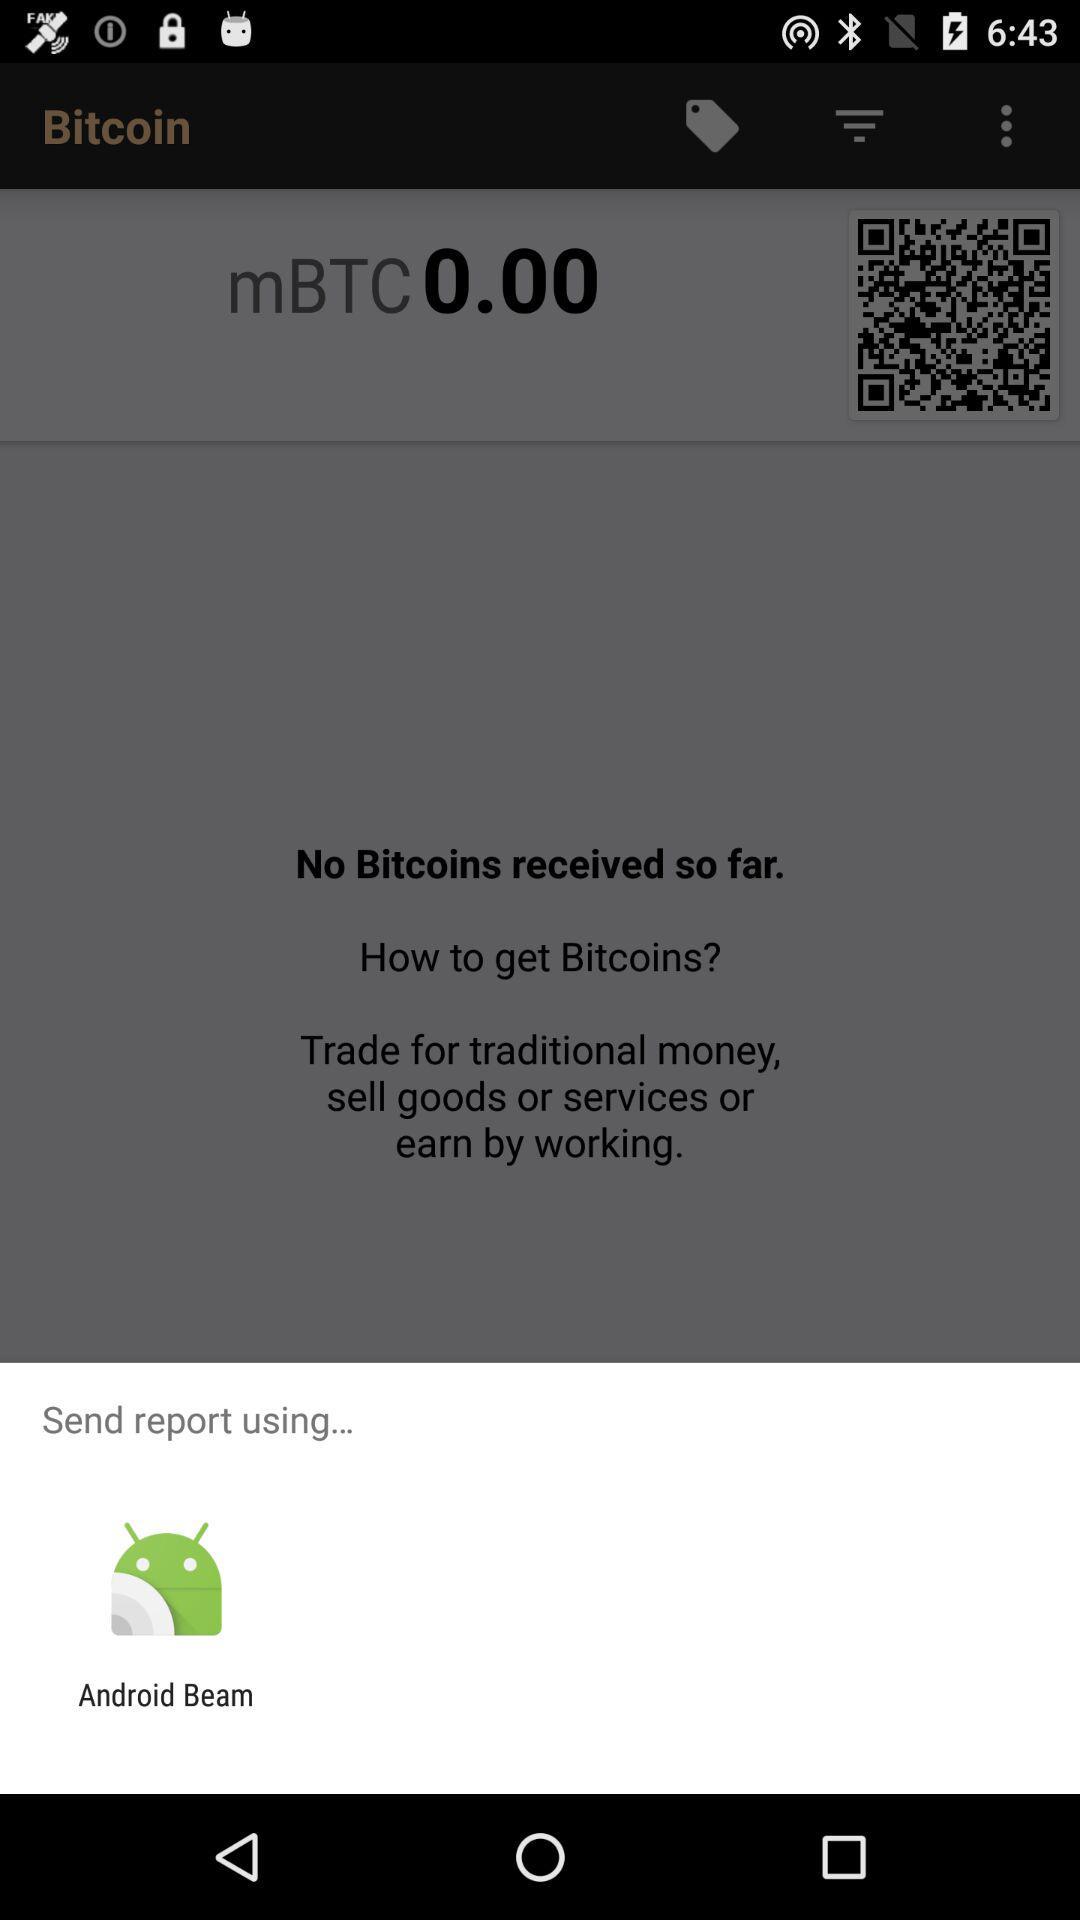 This screenshot has width=1080, height=1920. Describe the element at coordinates (165, 1579) in the screenshot. I see `item above android beam app` at that location.